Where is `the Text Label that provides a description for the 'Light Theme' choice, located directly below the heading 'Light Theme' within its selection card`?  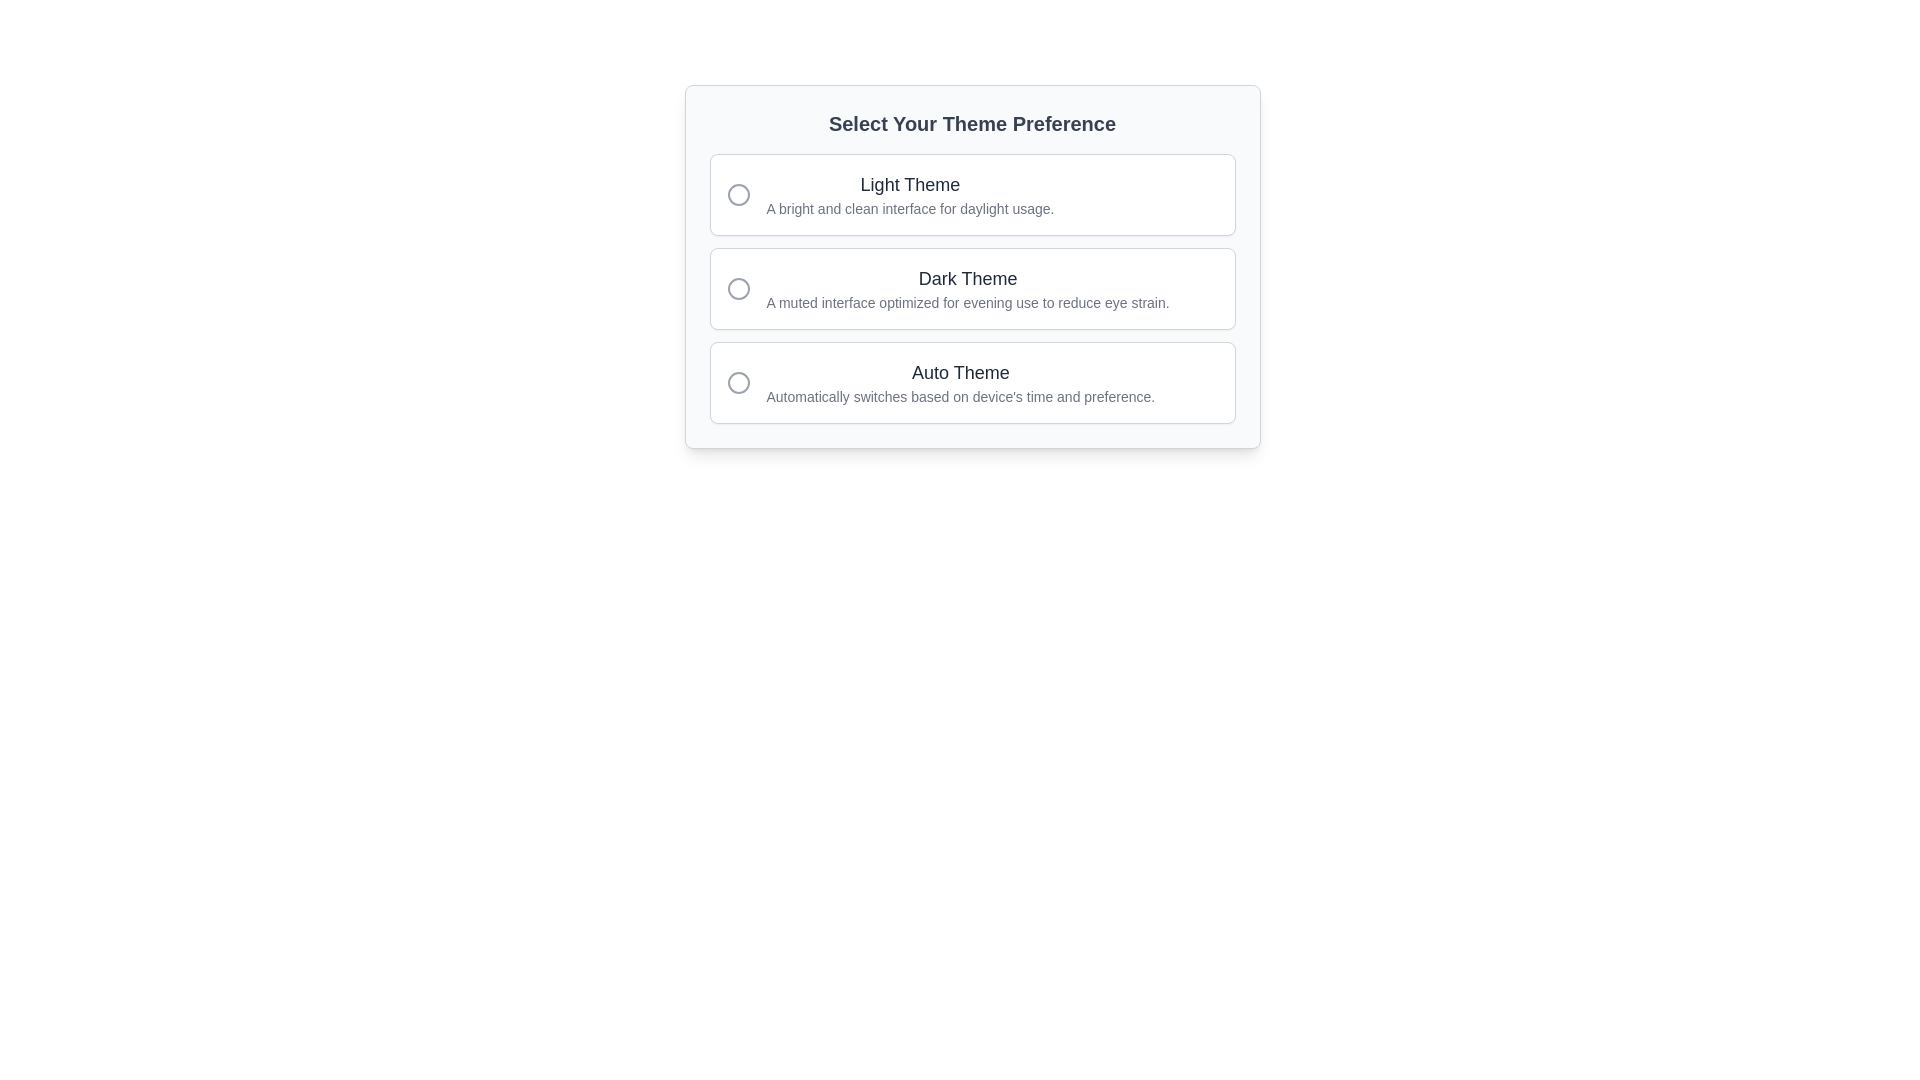 the Text Label that provides a description for the 'Light Theme' choice, located directly below the heading 'Light Theme' within its selection card is located at coordinates (909, 208).